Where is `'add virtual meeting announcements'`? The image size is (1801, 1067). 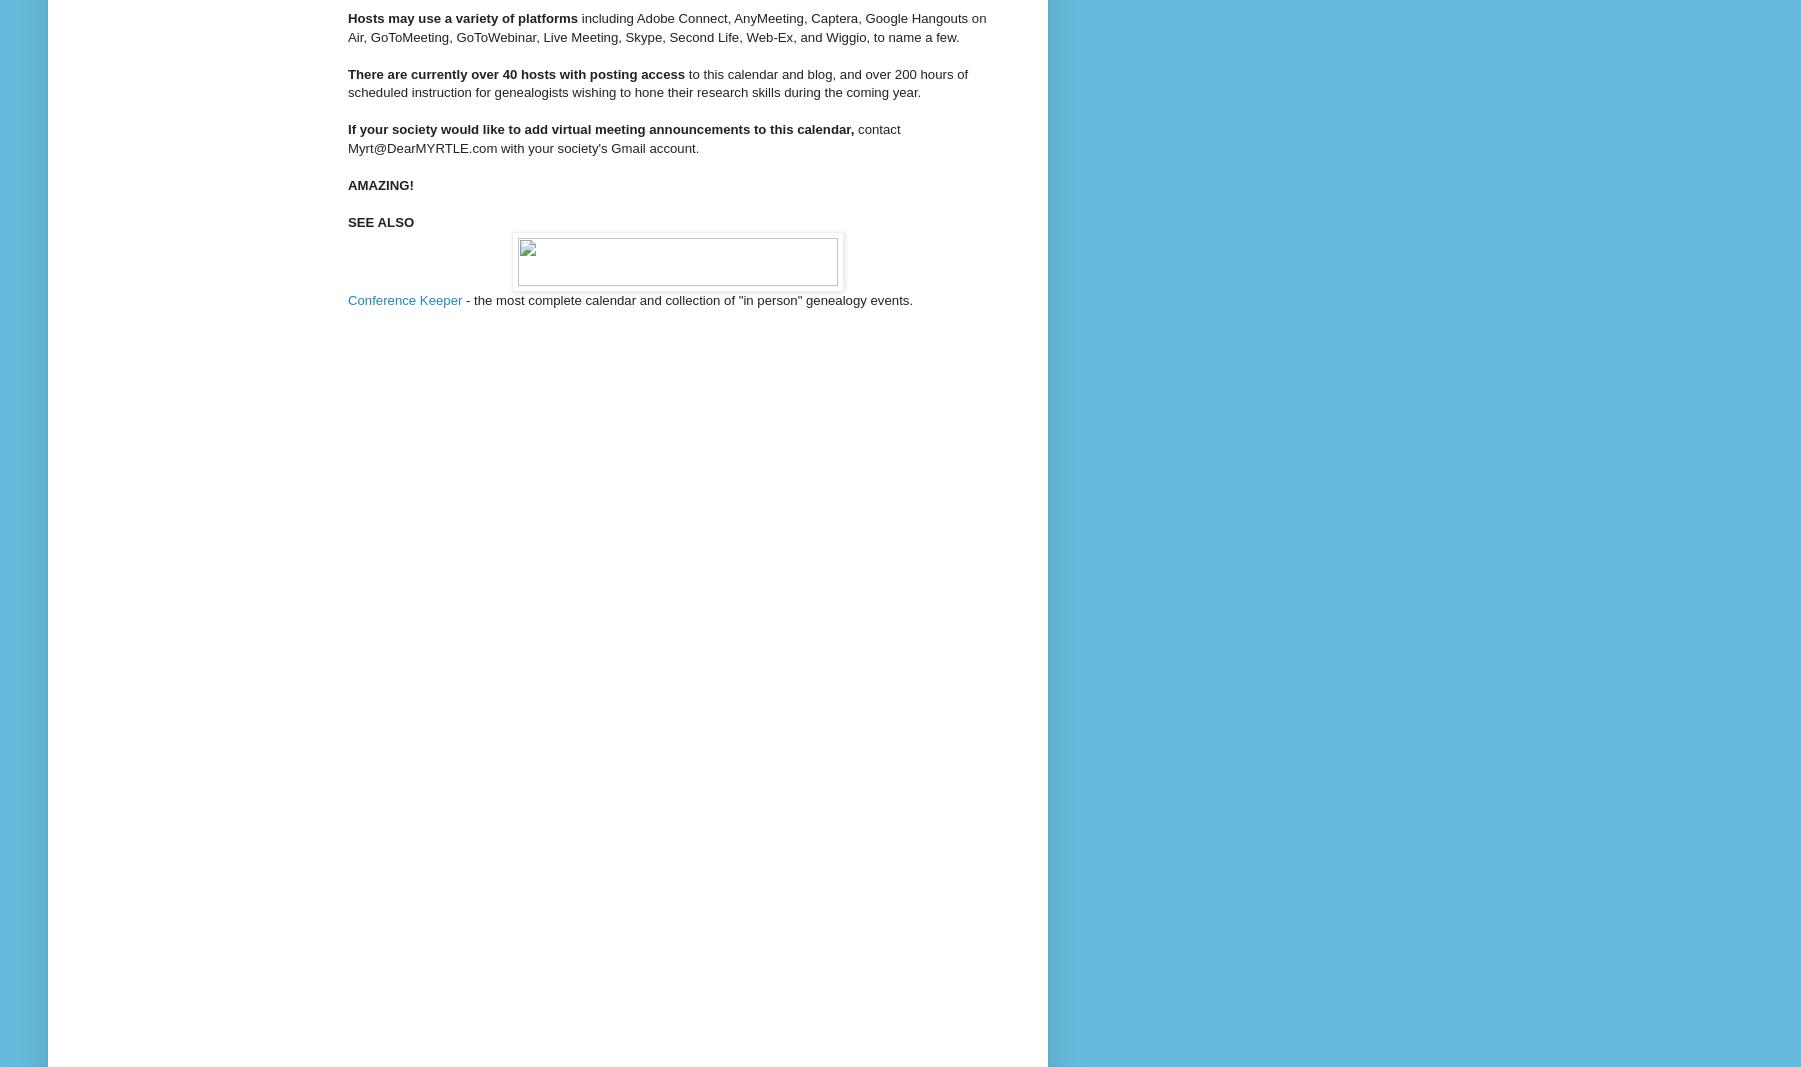 'add virtual meeting announcements' is located at coordinates (636, 128).